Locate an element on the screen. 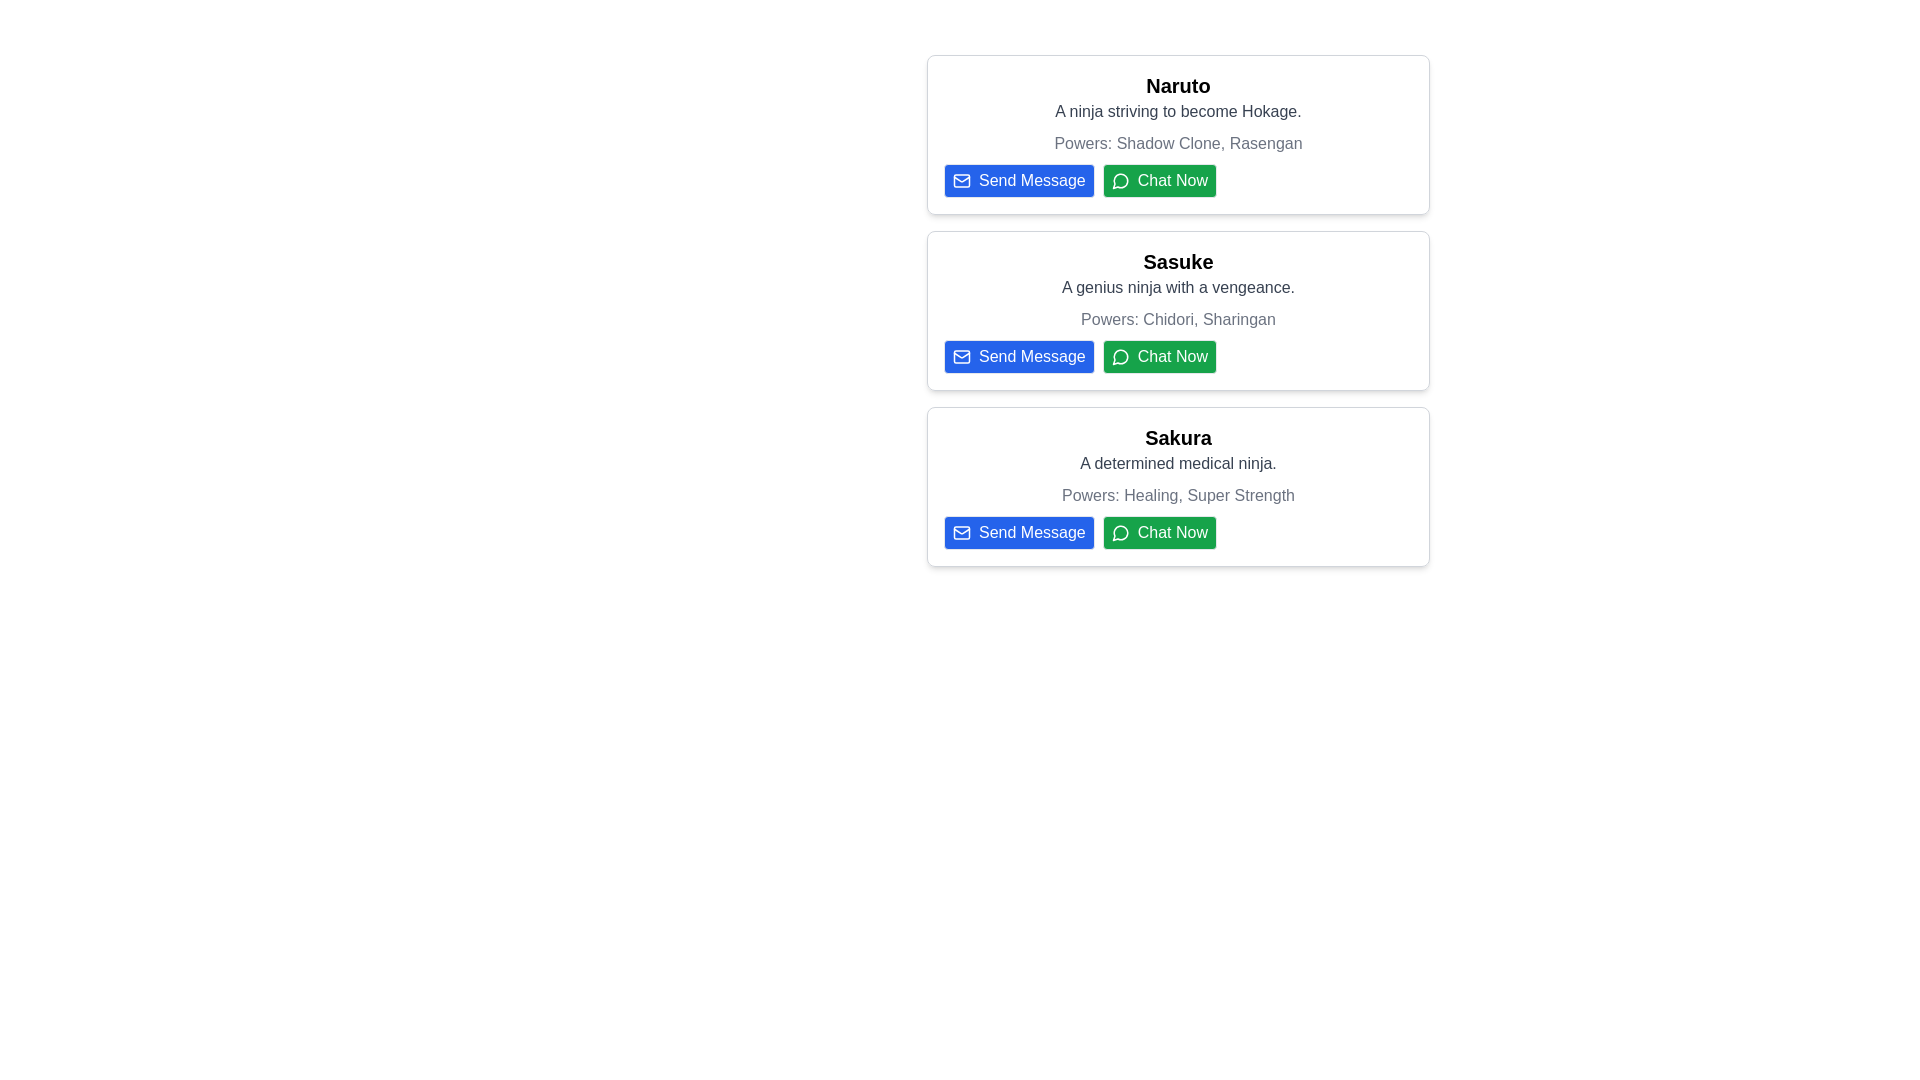  the 'Chat Now' button icon, which is an SVG graphic located at the bottom right corner of the card titled 'Naruto', below the 'Send Message' button is located at coordinates (1120, 181).